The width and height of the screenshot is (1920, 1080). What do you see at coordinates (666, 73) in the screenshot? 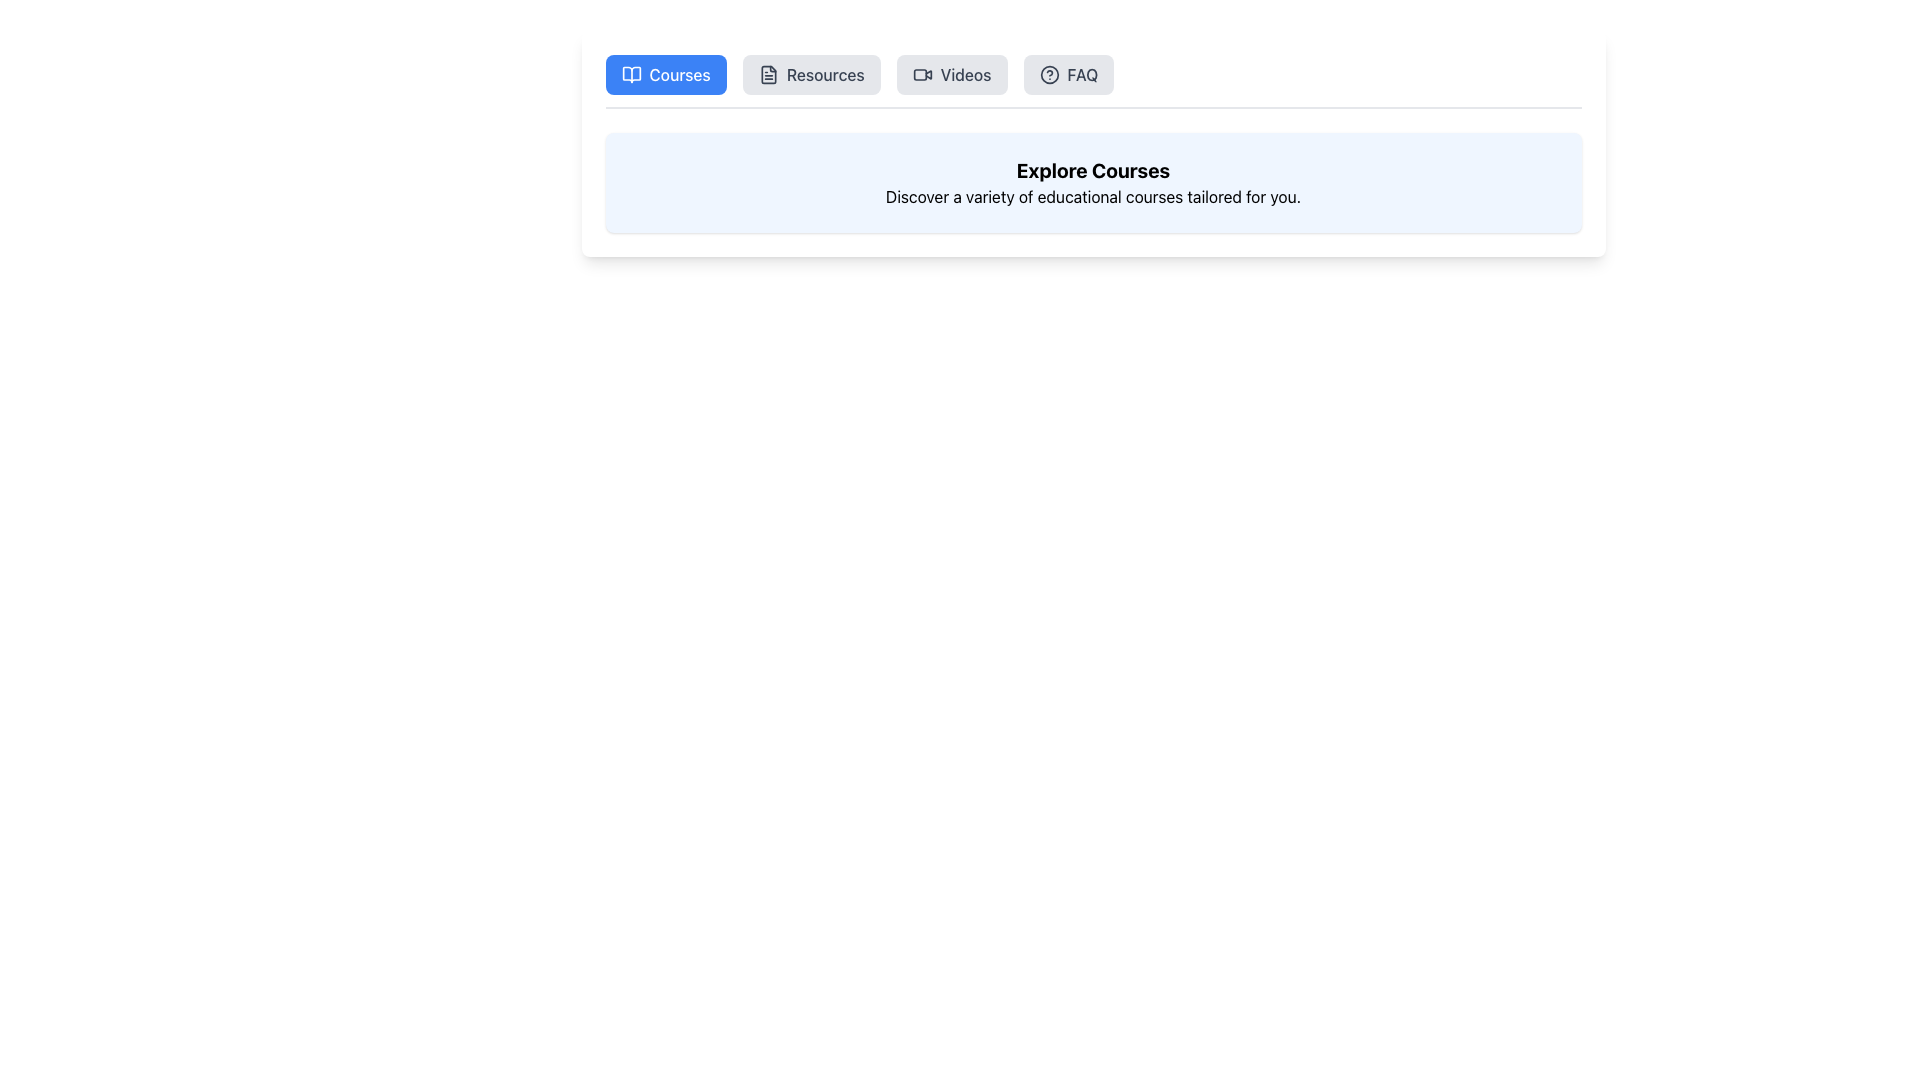
I see `the navigation button located in the top-middle of the interface to redirect to the courses page` at bounding box center [666, 73].